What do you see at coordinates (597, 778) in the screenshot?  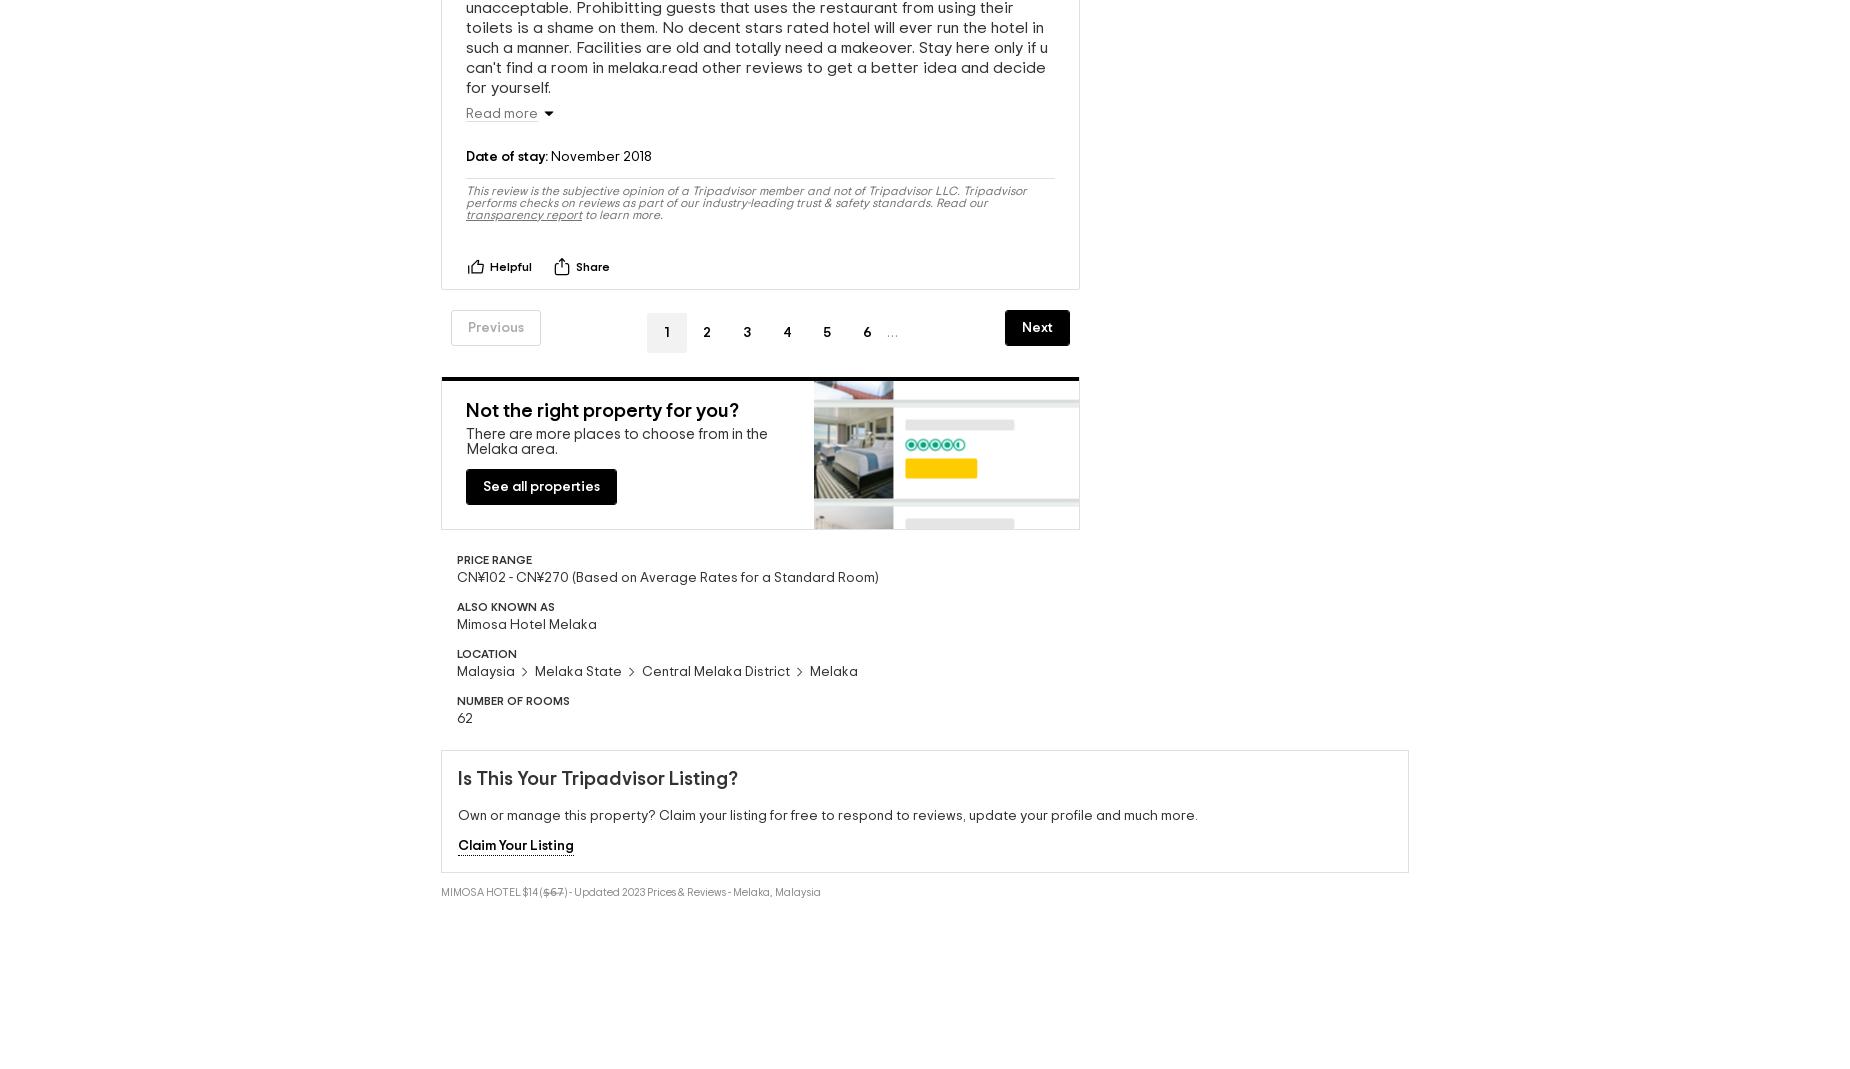 I see `'Is This Your Tripadvisor Listing?'` at bounding box center [597, 778].